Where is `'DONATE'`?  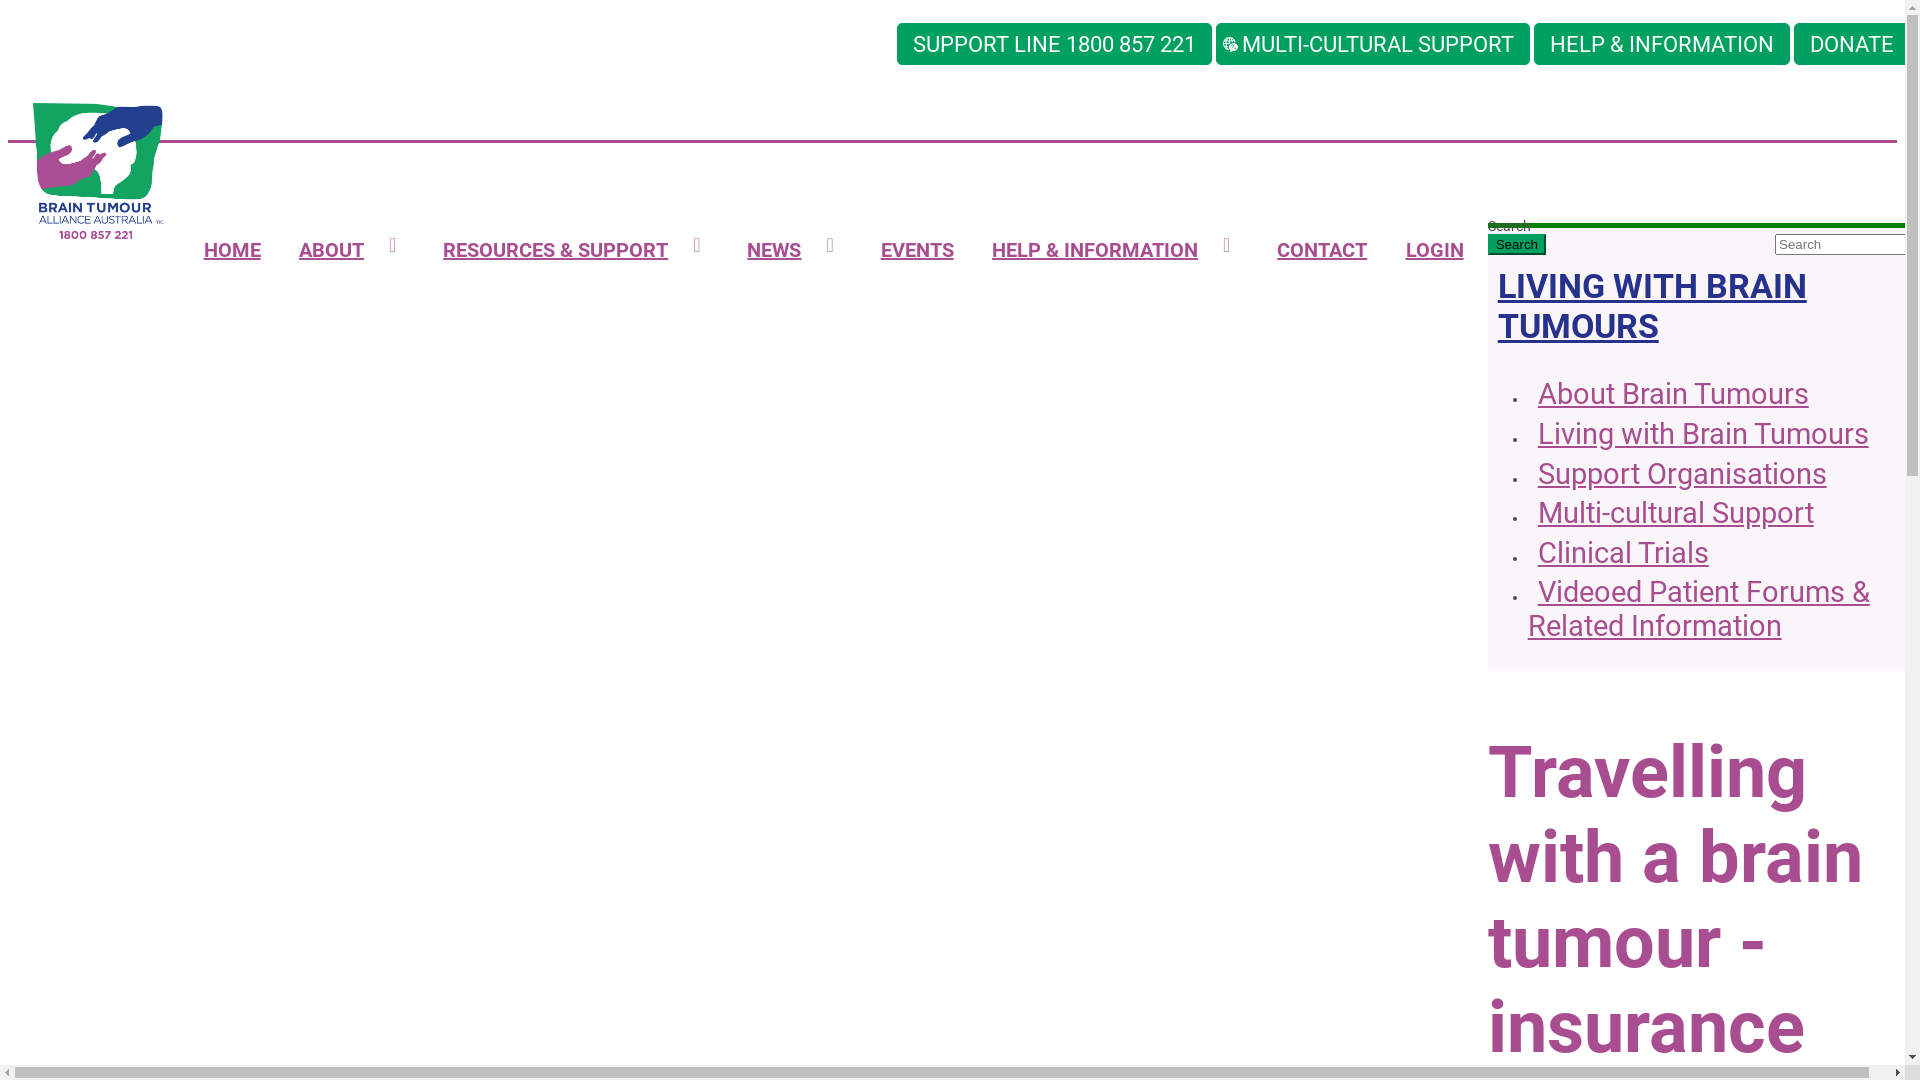
'DONATE' is located at coordinates (1851, 43).